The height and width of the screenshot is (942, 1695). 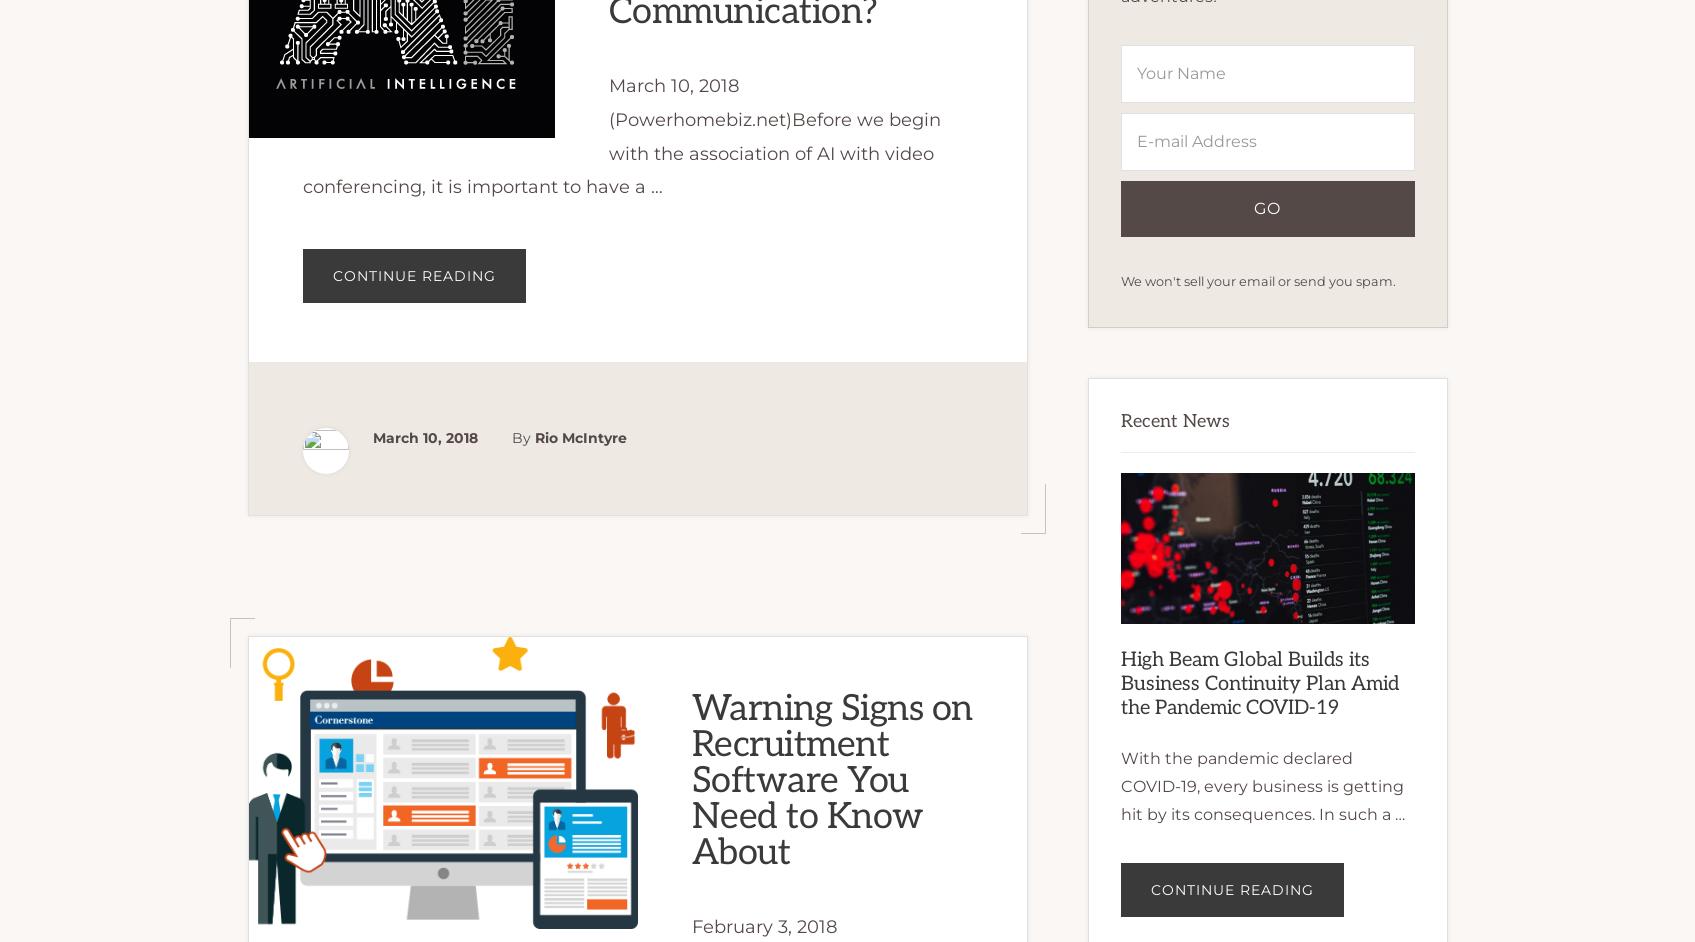 I want to click on 'By', so click(x=519, y=435).